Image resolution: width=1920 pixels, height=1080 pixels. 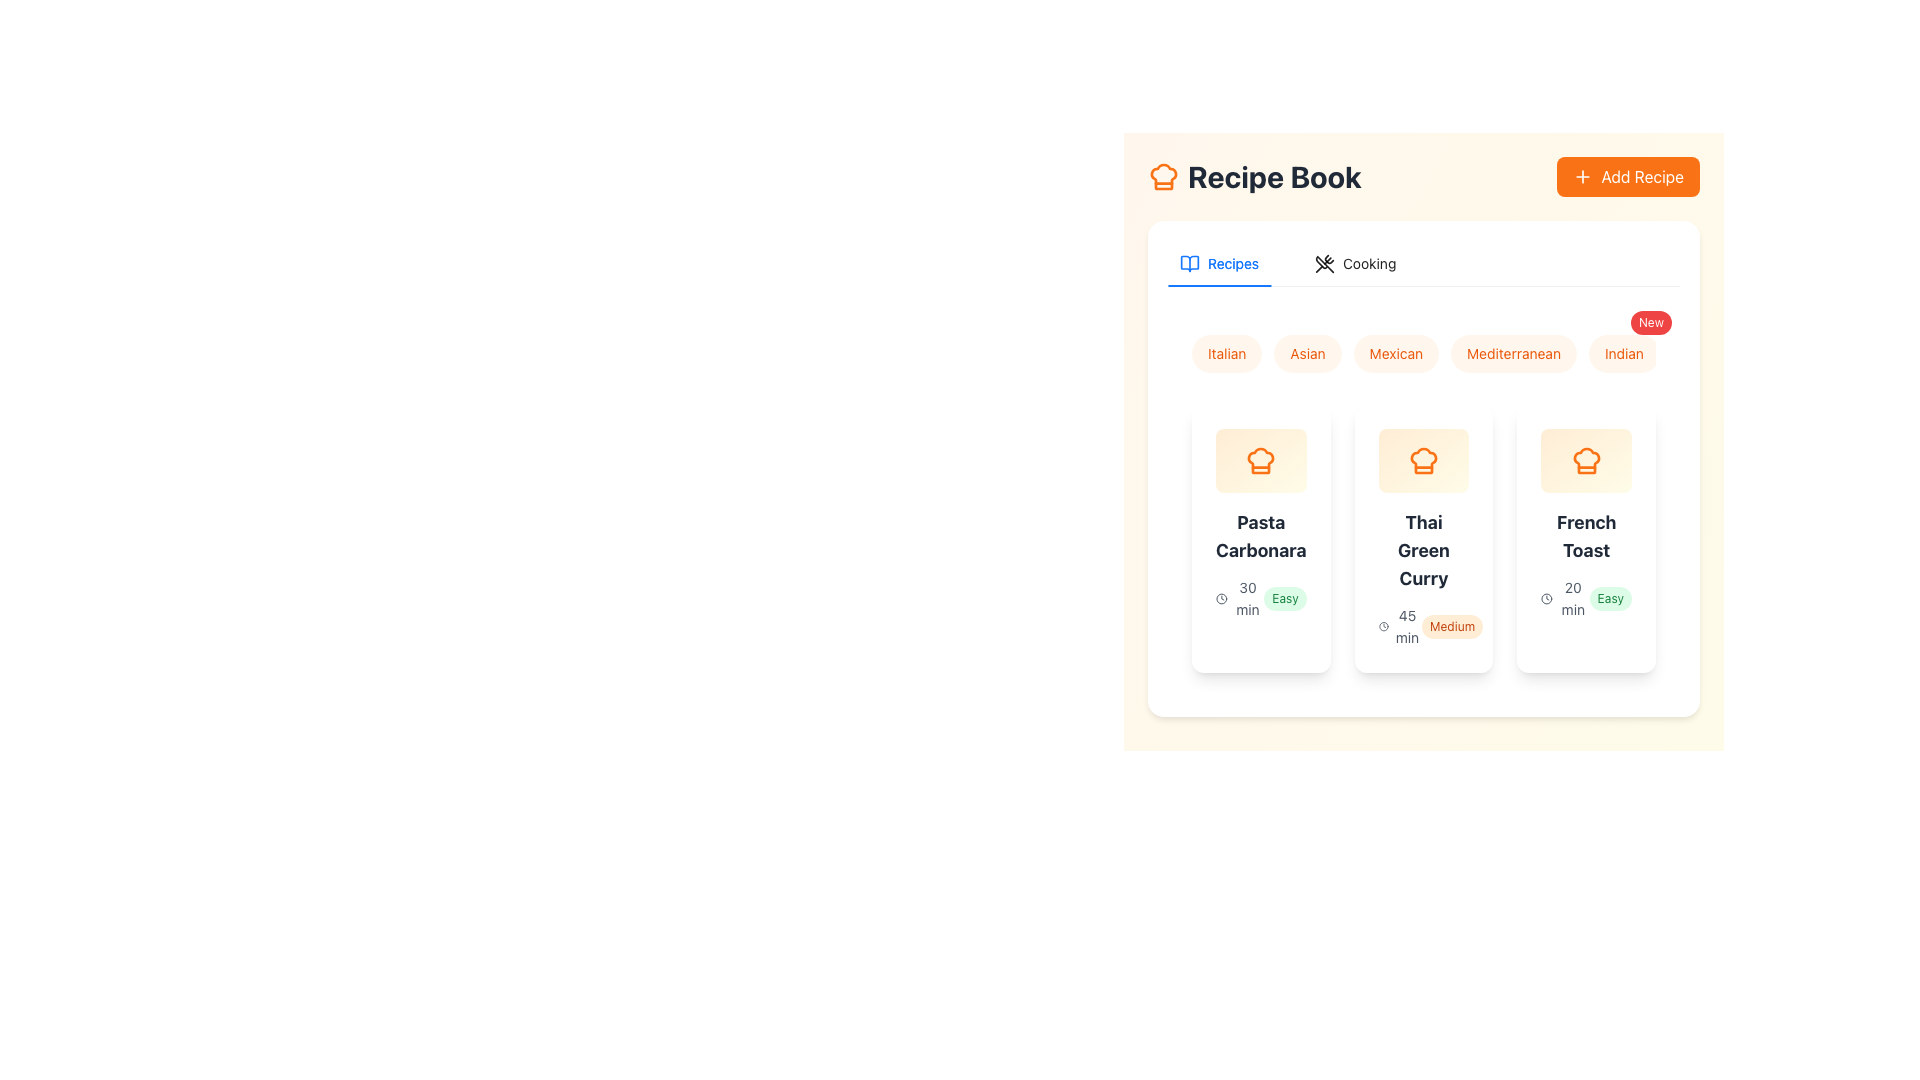 I want to click on the Label displaying '30 min' with a clock icon, located at the bottom-left corner of the 'Pasta Carbonara' recipe card, so click(x=1239, y=597).